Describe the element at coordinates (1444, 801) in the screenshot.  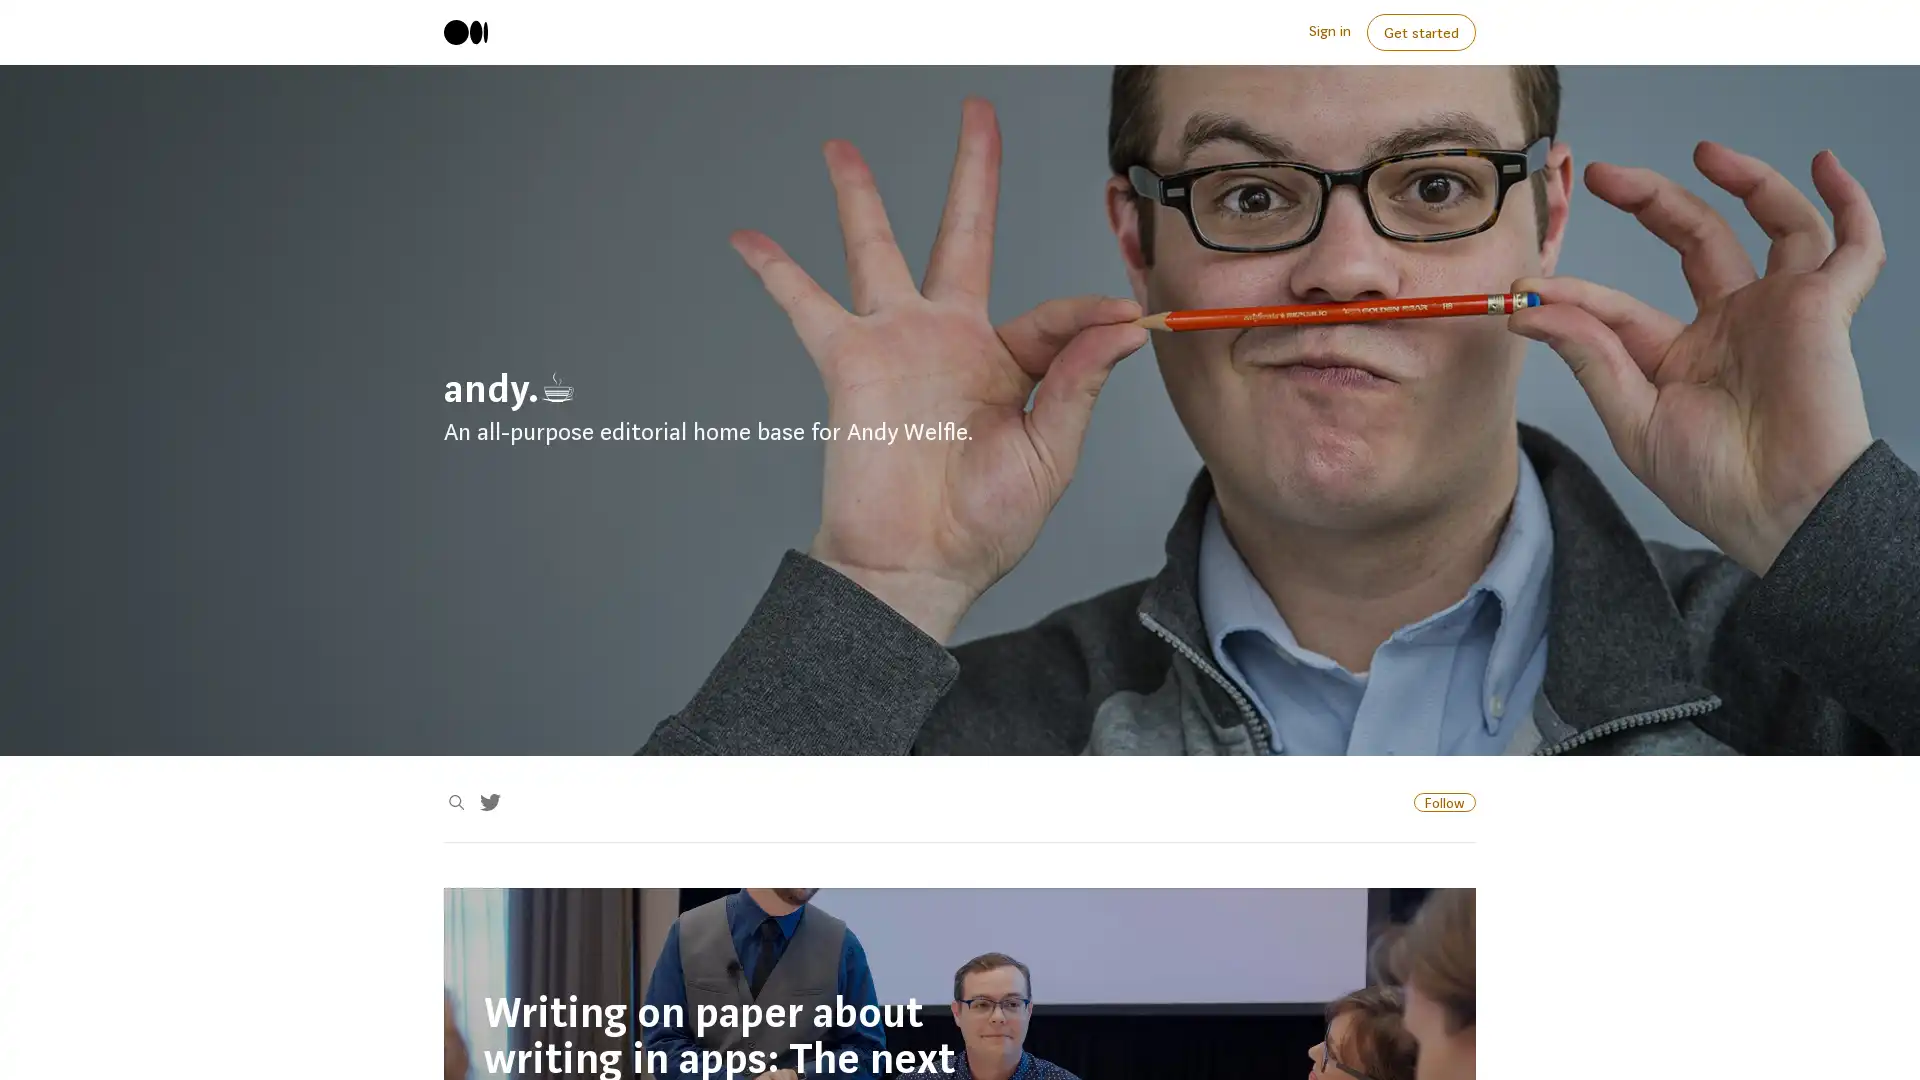
I see `Follow` at that location.